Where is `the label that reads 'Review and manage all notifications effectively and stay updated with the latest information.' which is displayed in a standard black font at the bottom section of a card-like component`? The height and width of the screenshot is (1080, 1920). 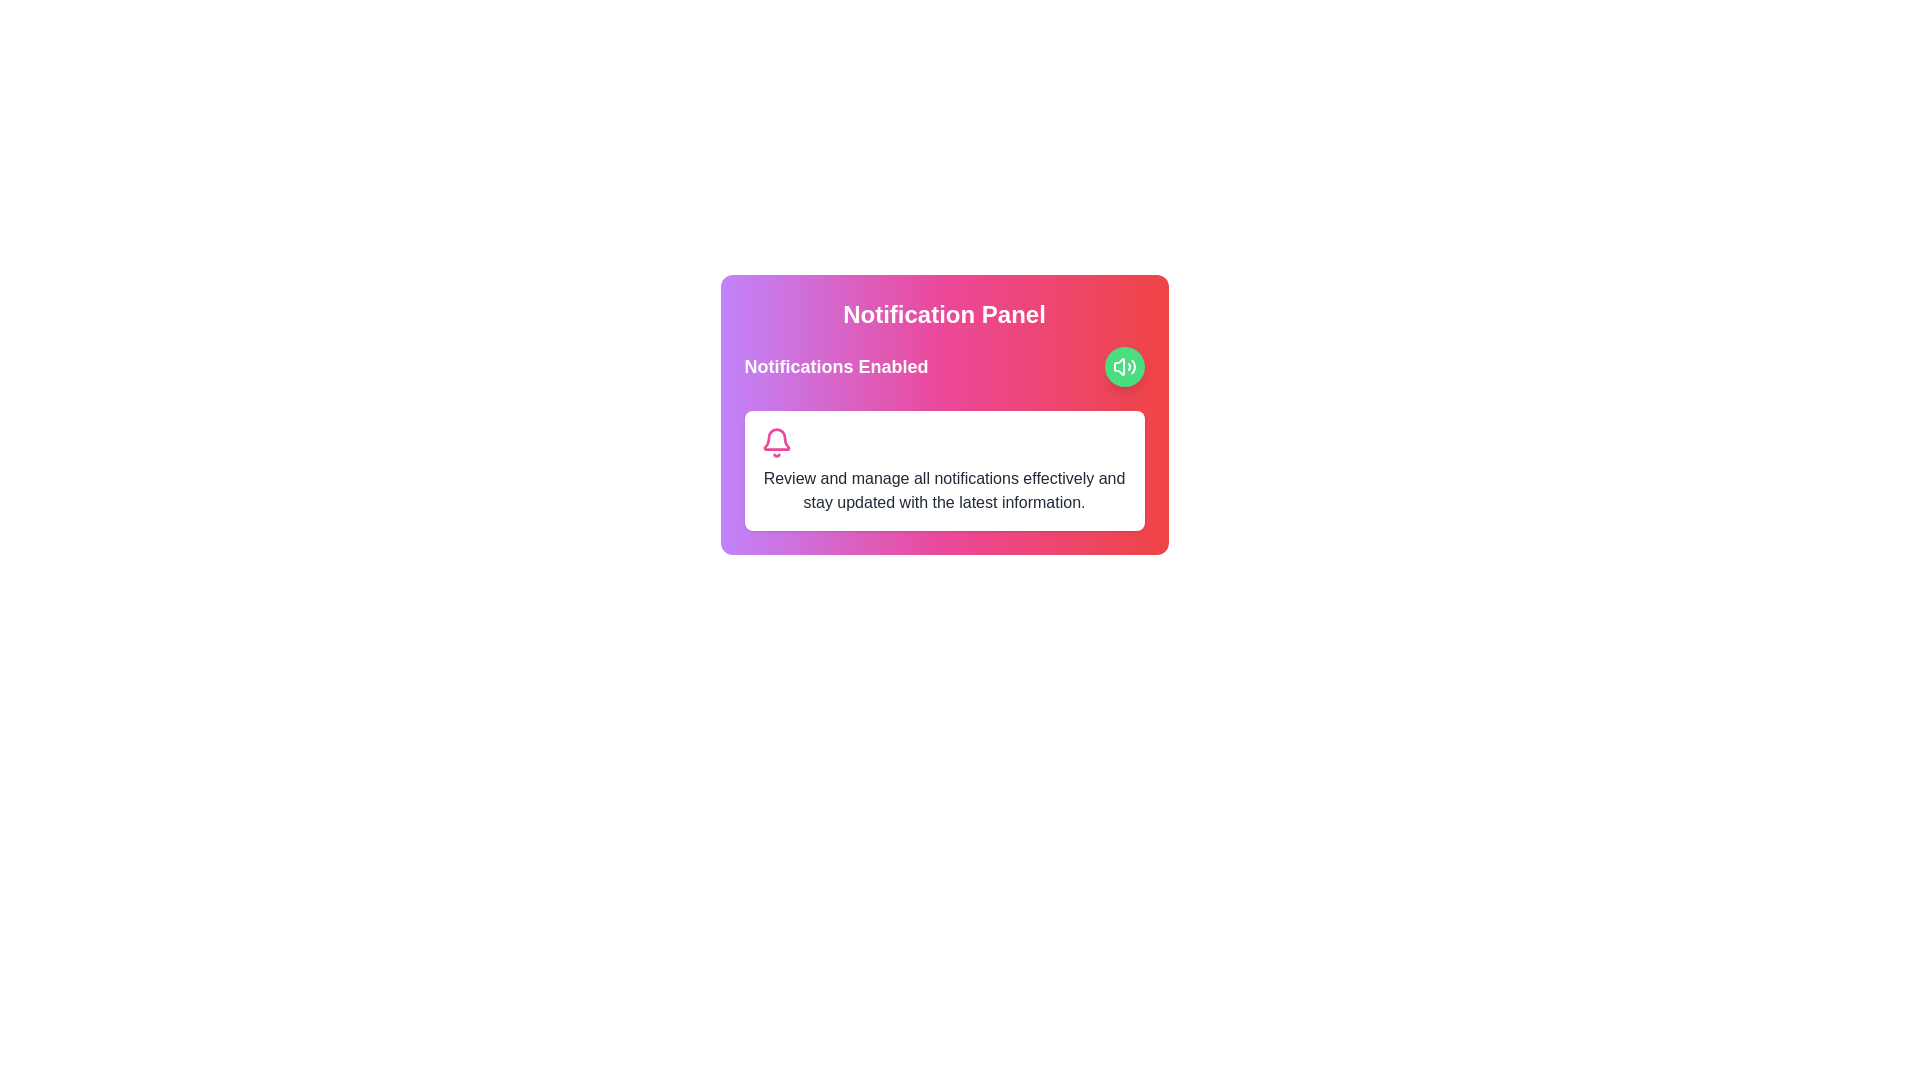
the label that reads 'Review and manage all notifications effectively and stay updated with the latest information.' which is displayed in a standard black font at the bottom section of a card-like component is located at coordinates (943, 490).